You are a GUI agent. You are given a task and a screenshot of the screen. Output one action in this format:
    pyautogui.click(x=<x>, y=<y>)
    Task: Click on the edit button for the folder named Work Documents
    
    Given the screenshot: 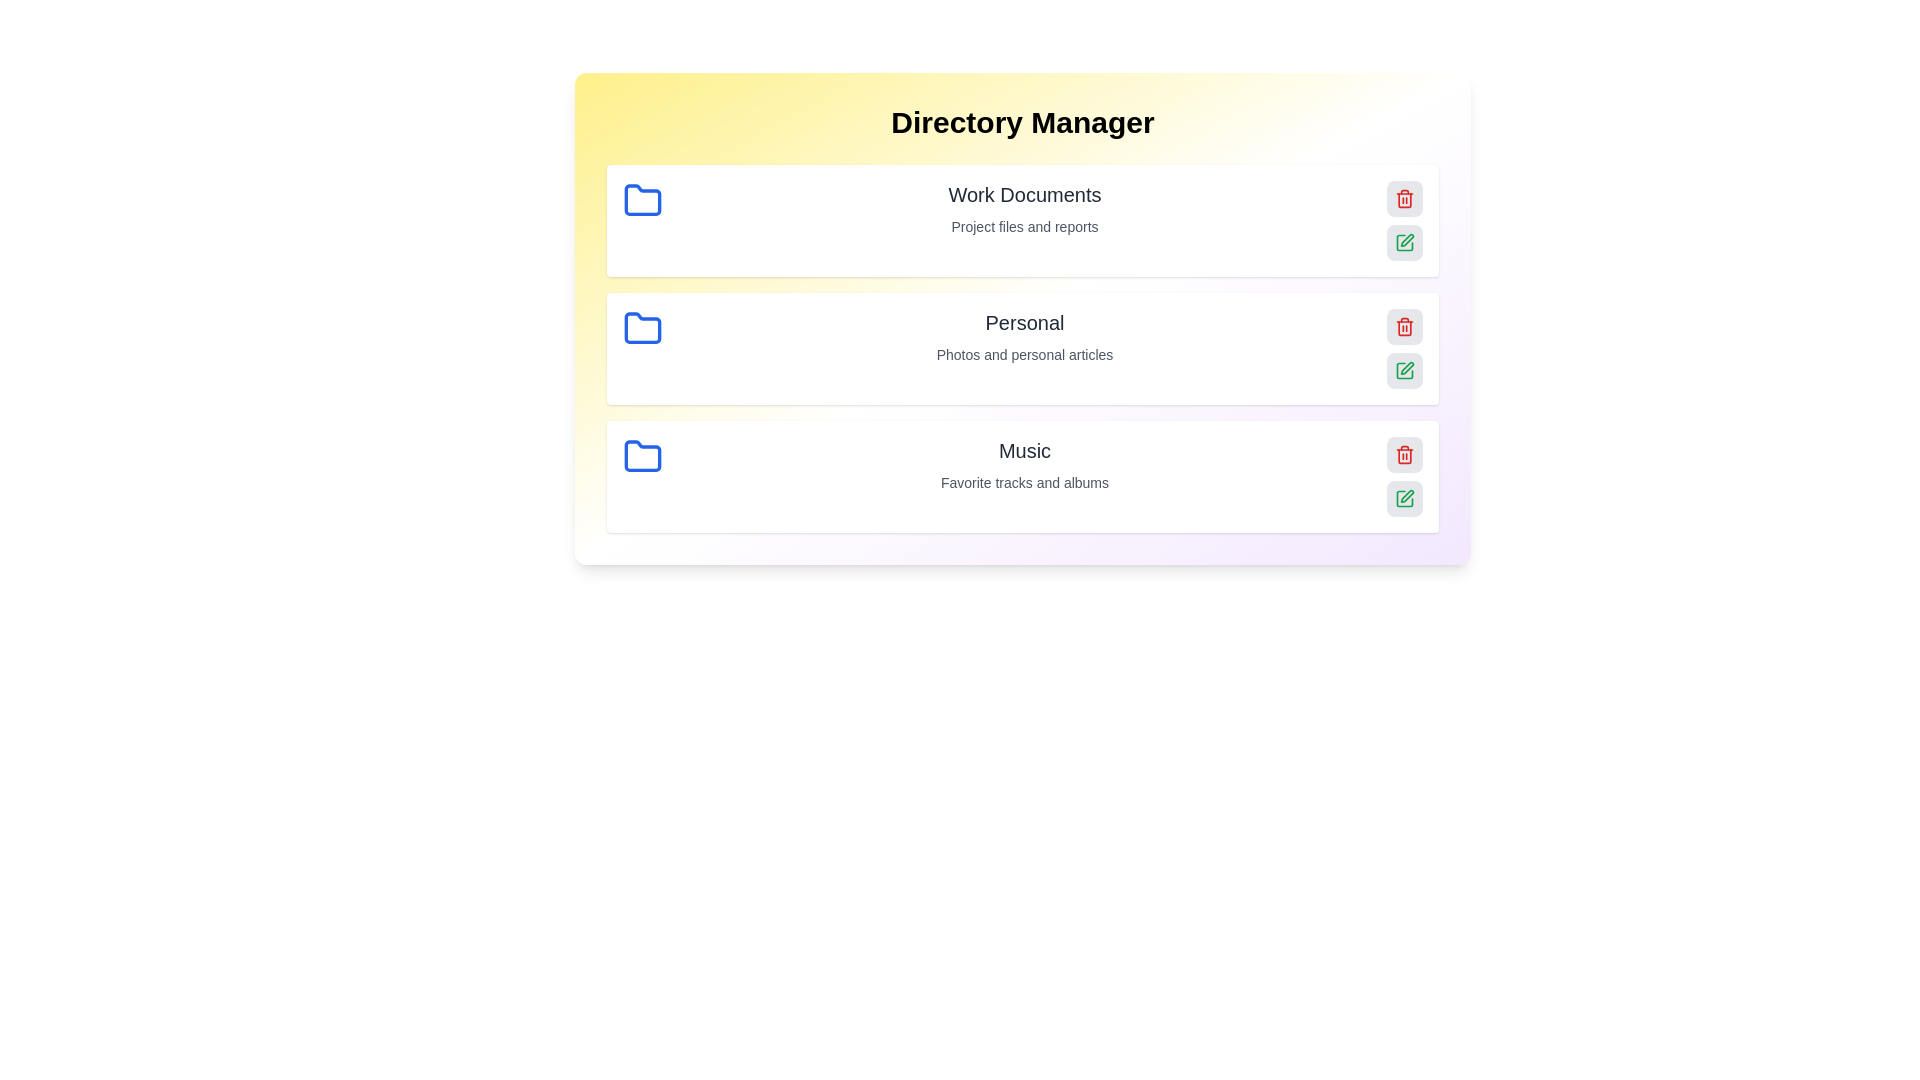 What is the action you would take?
    pyautogui.click(x=1404, y=242)
    